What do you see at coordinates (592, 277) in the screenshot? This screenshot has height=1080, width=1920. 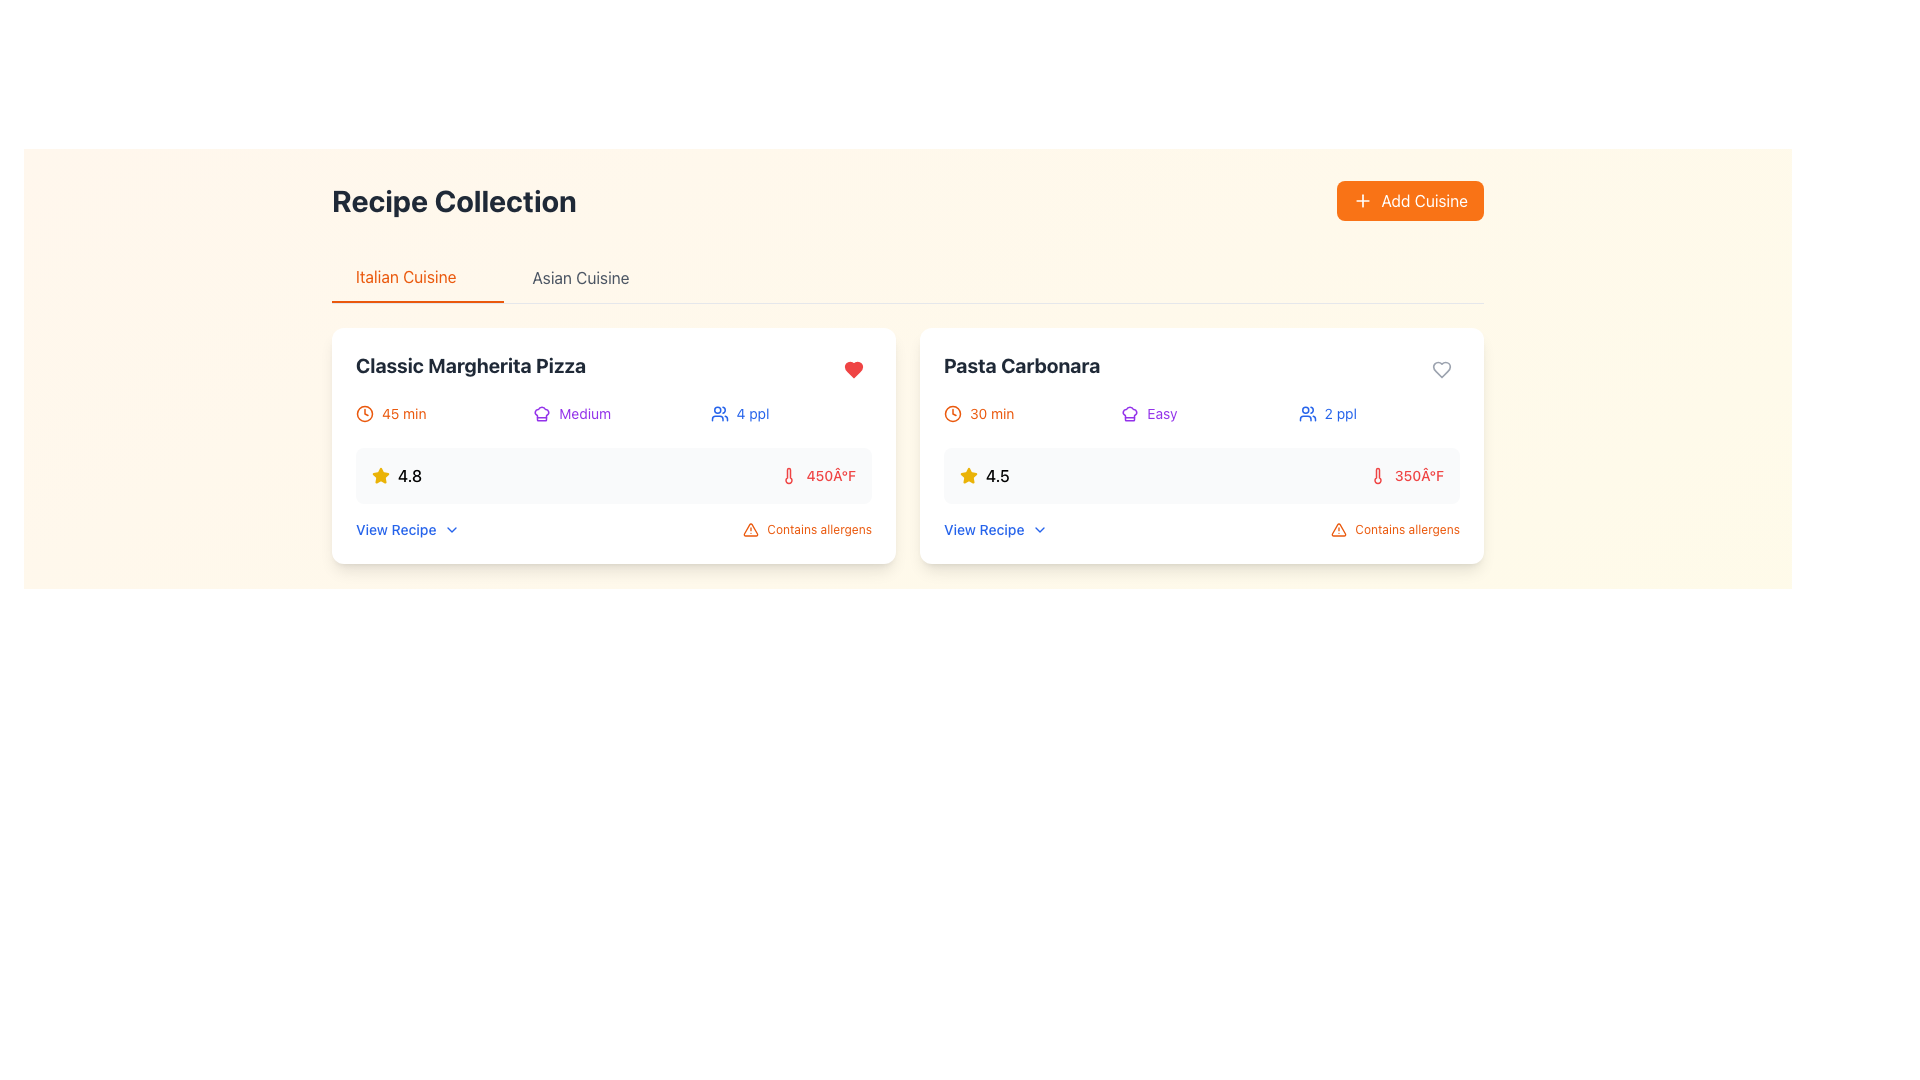 I see `the clickable text element labeled 'Asian Cuisine'` at bounding box center [592, 277].